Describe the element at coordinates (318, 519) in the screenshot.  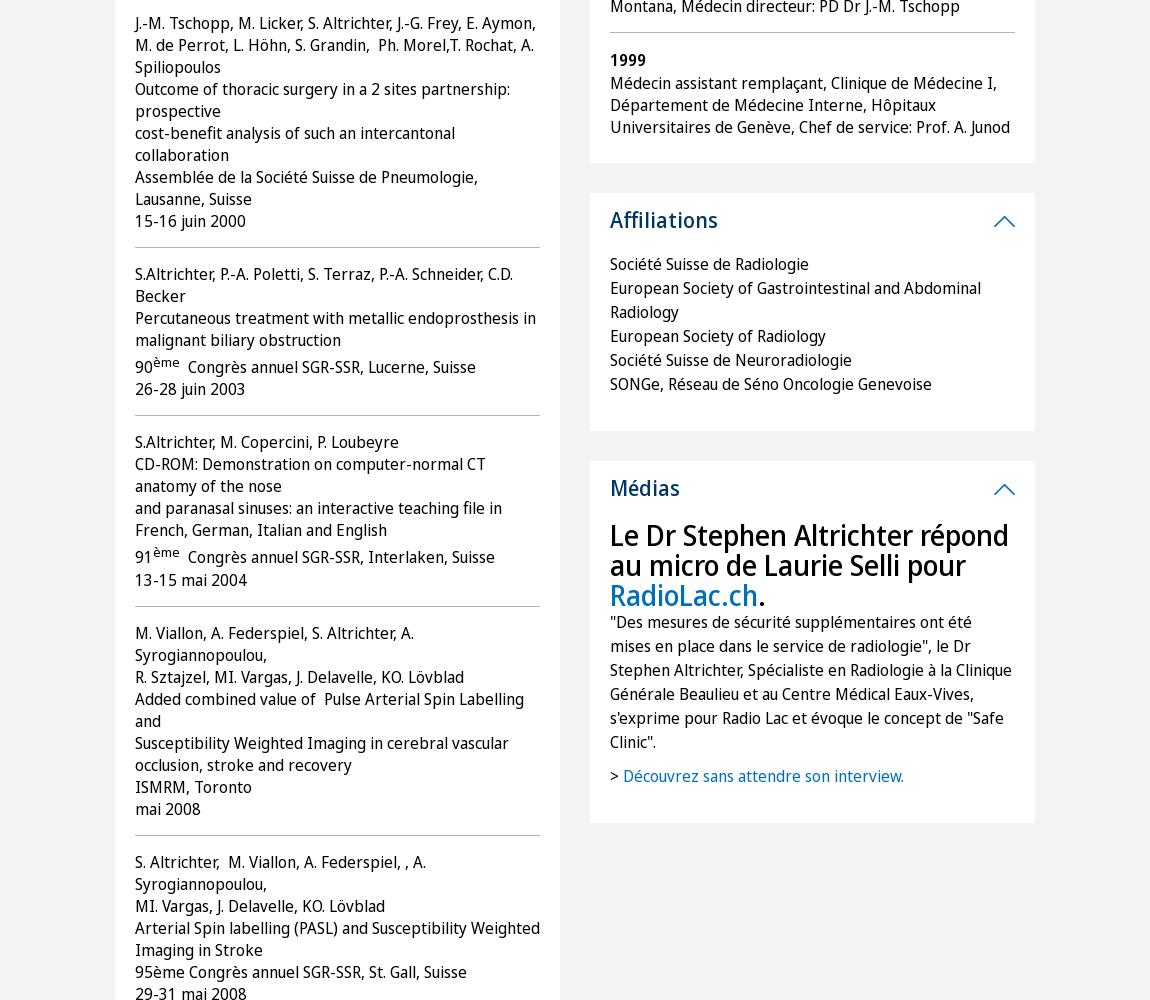
I see `'and paranasal sinuses: an interactive teaching file in French, German, Italian and English'` at that location.